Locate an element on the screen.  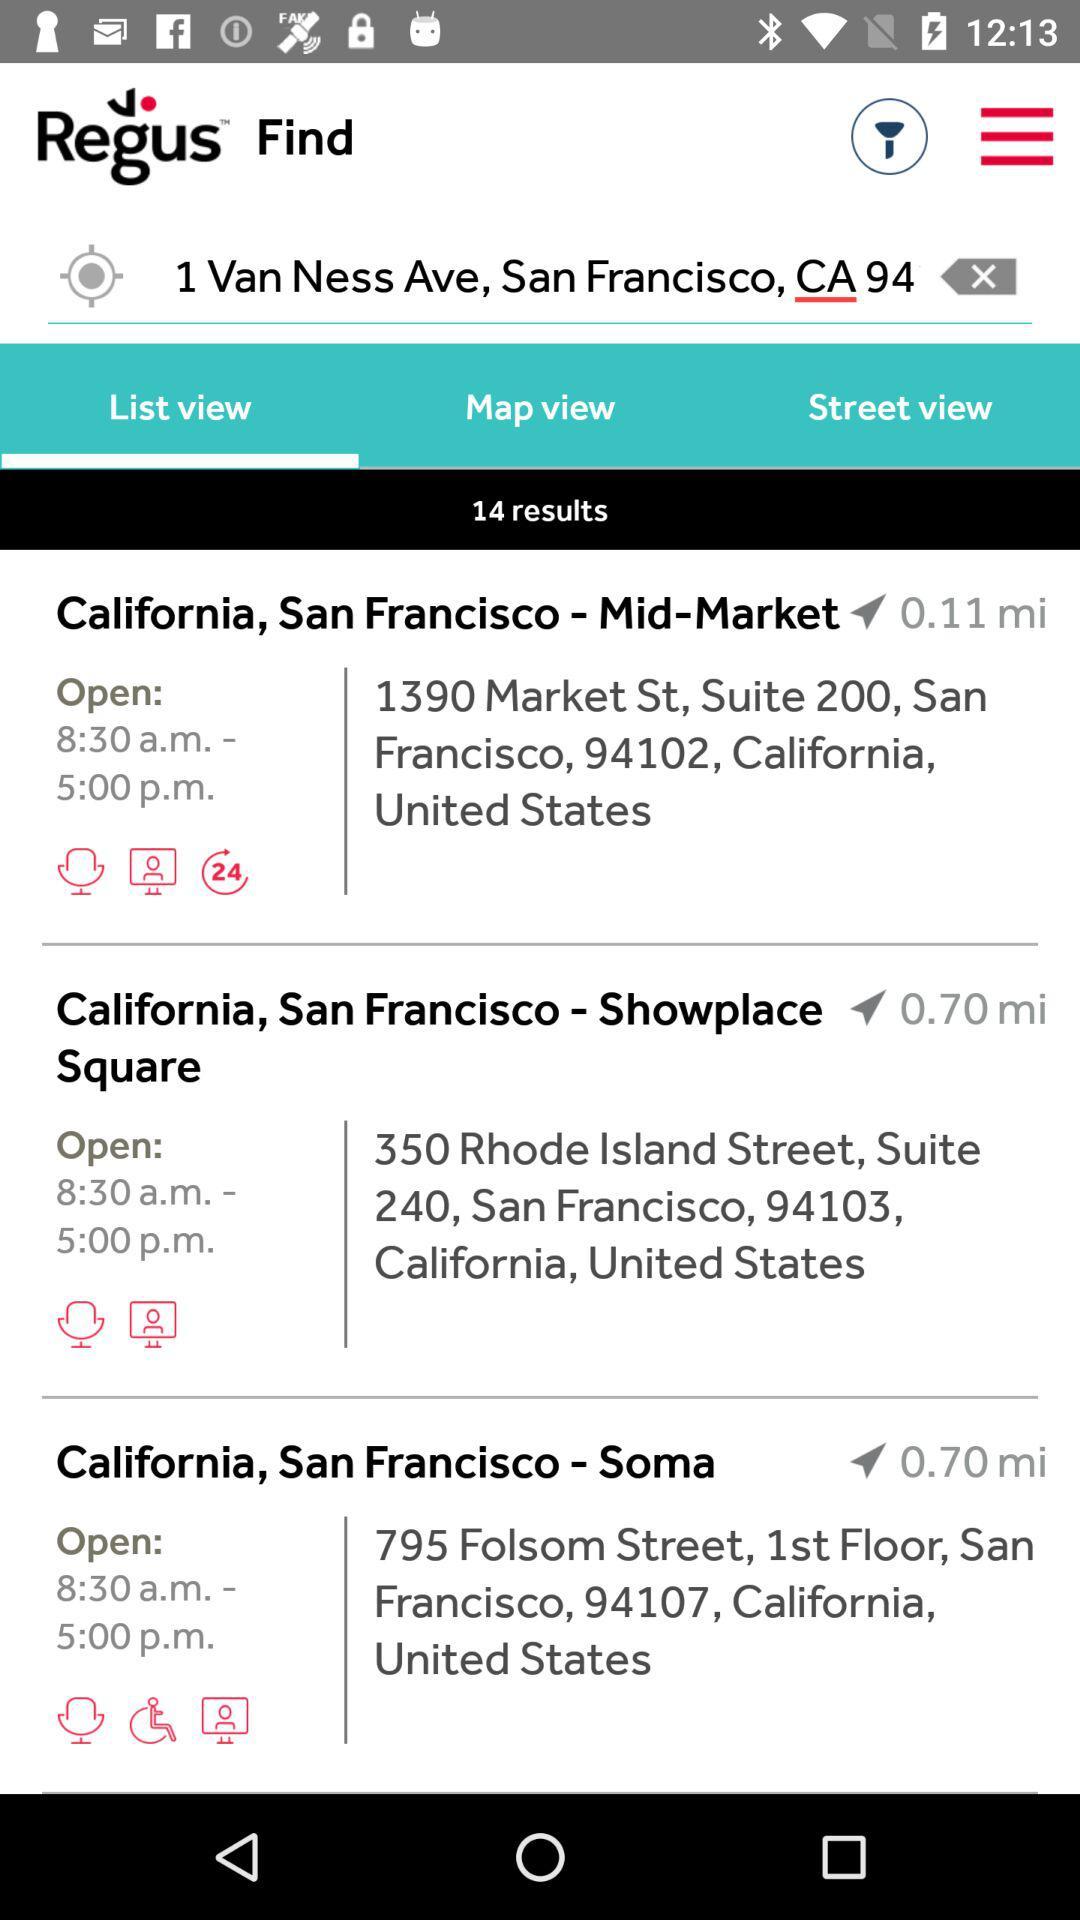
icon below california san francisco is located at coordinates (709, 1600).